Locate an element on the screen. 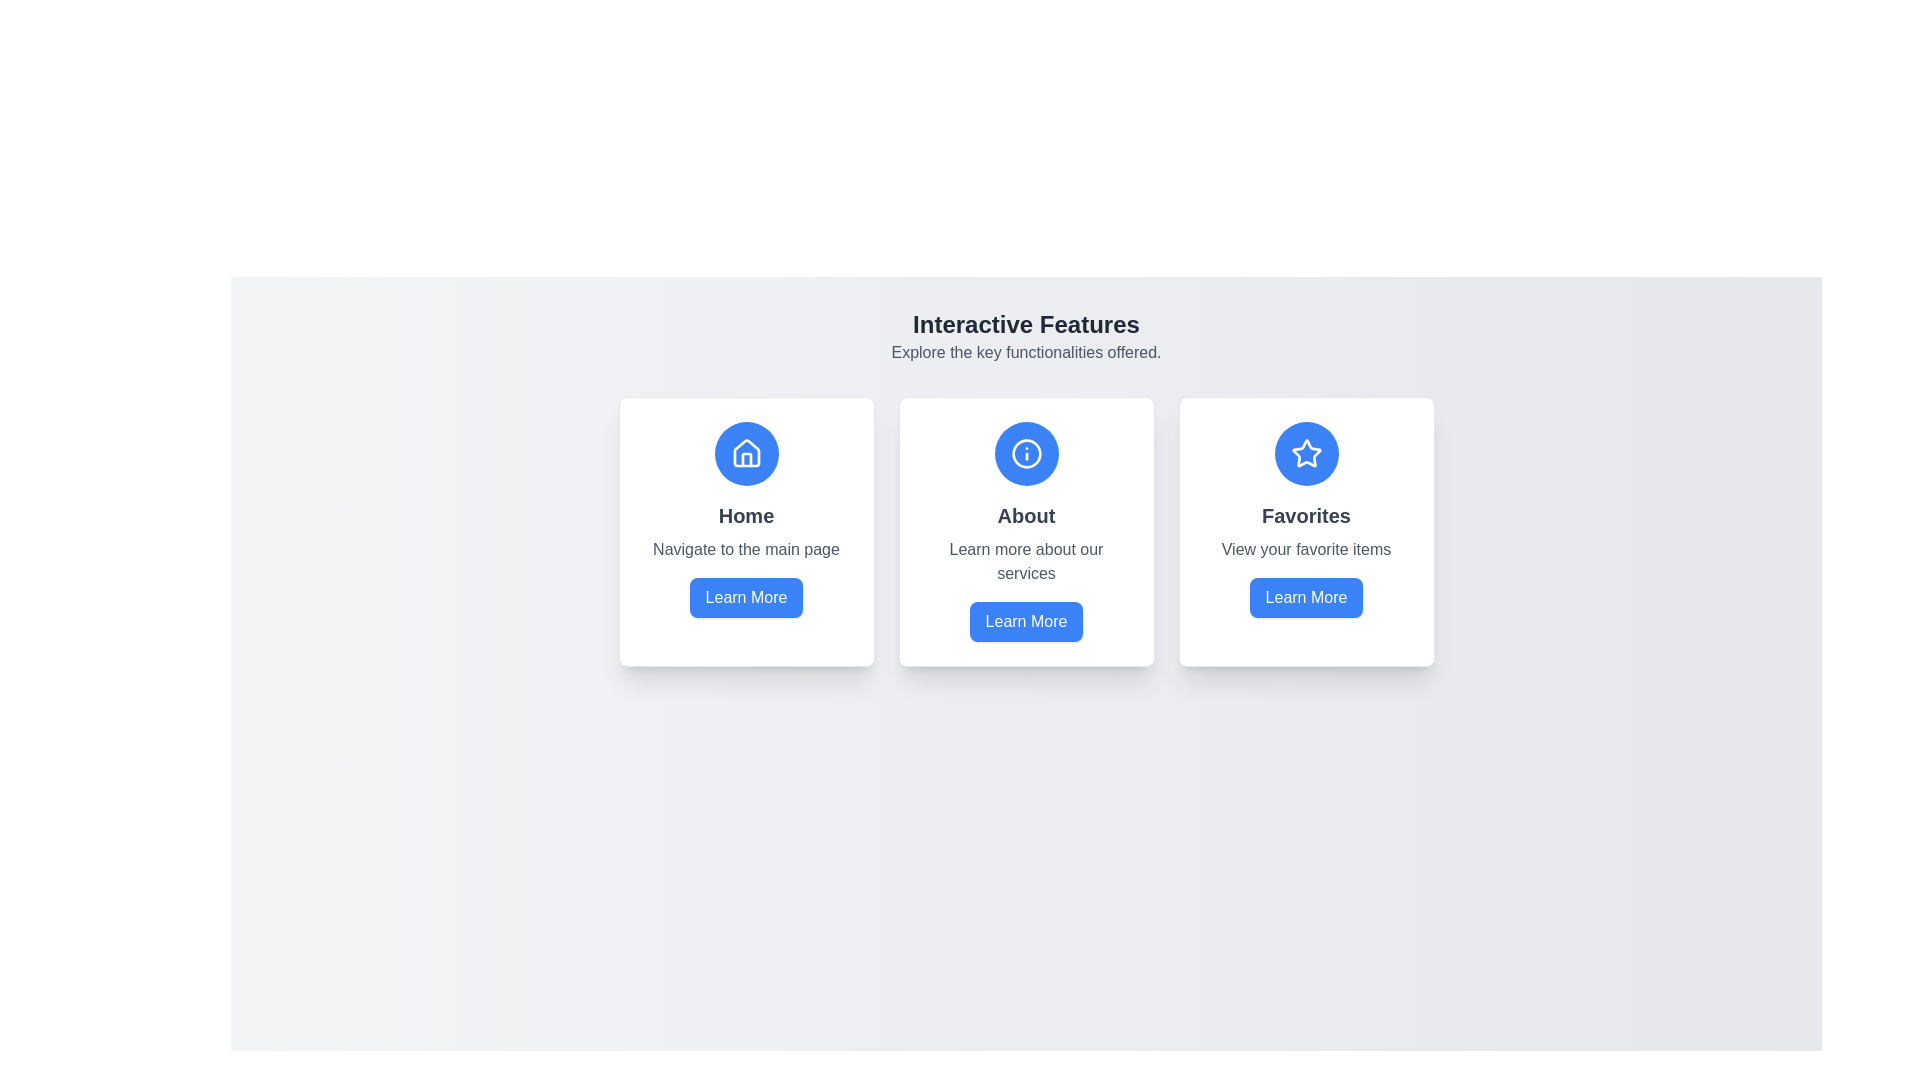 The height and width of the screenshot is (1080, 1920). the 'Favorites' icon located at the top-center of the 'Favorites' card, just above the text 'Favorites' and the 'Learn More' button is located at coordinates (1306, 454).